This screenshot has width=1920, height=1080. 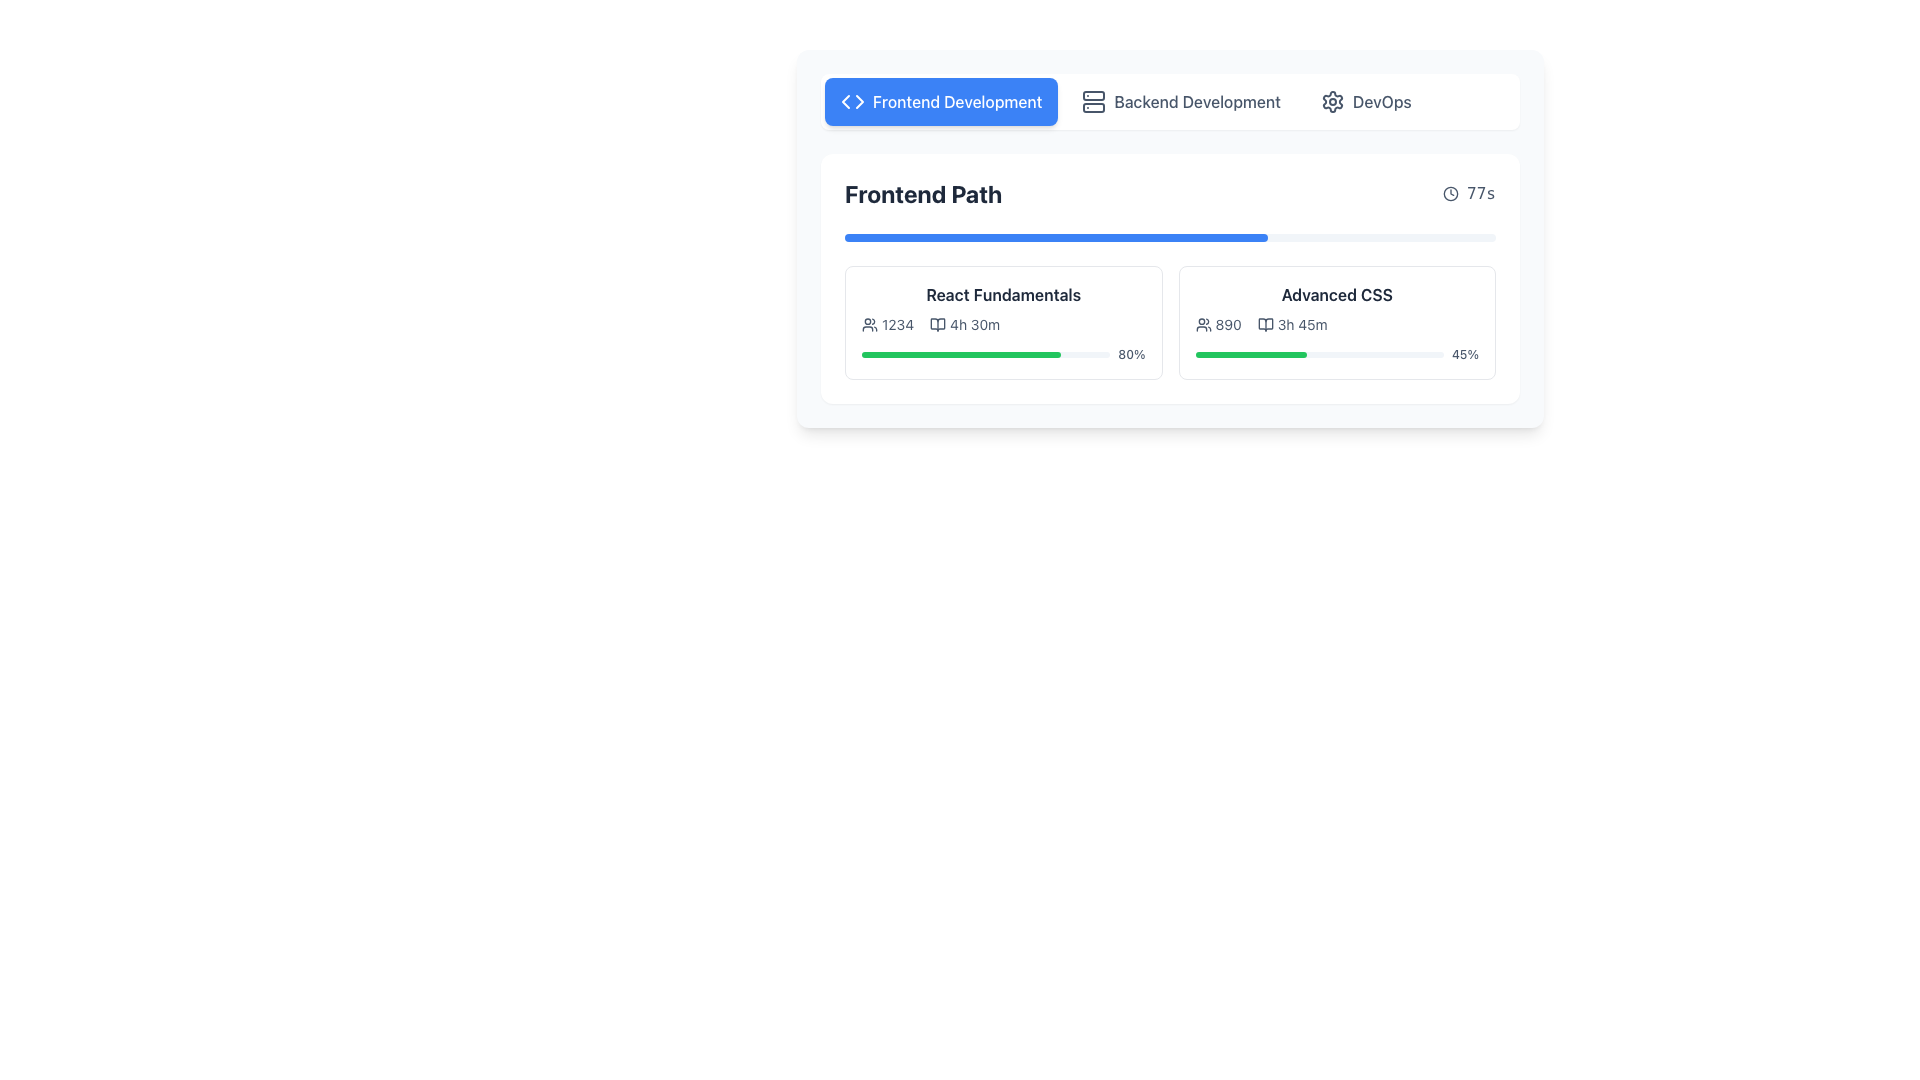 I want to click on the leftward-pointing chevron icon located in the blue tab labeled 'Frontend Development' within the top-left corner of the interface by moving the cursor over it, so click(x=845, y=101).